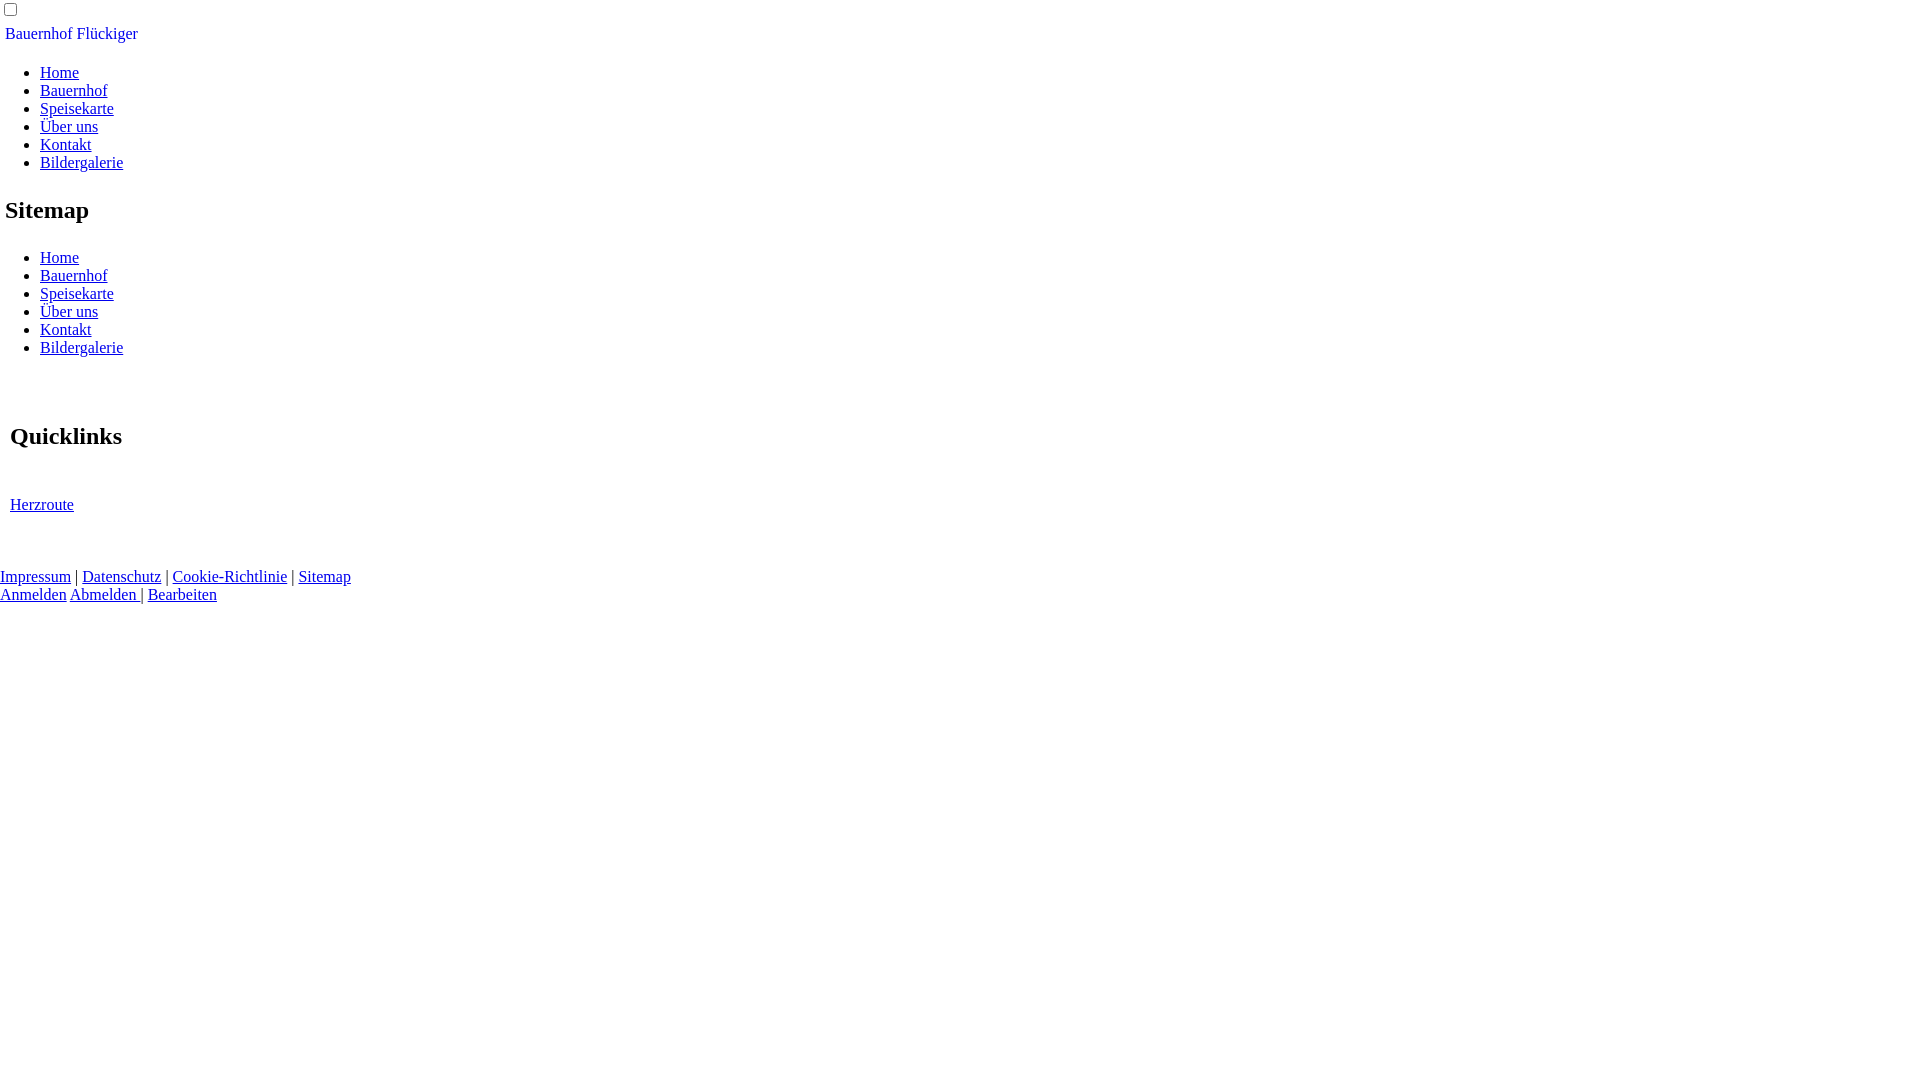 The image size is (1920, 1080). Describe the element at coordinates (33, 593) in the screenshot. I see `'Anmelden'` at that location.